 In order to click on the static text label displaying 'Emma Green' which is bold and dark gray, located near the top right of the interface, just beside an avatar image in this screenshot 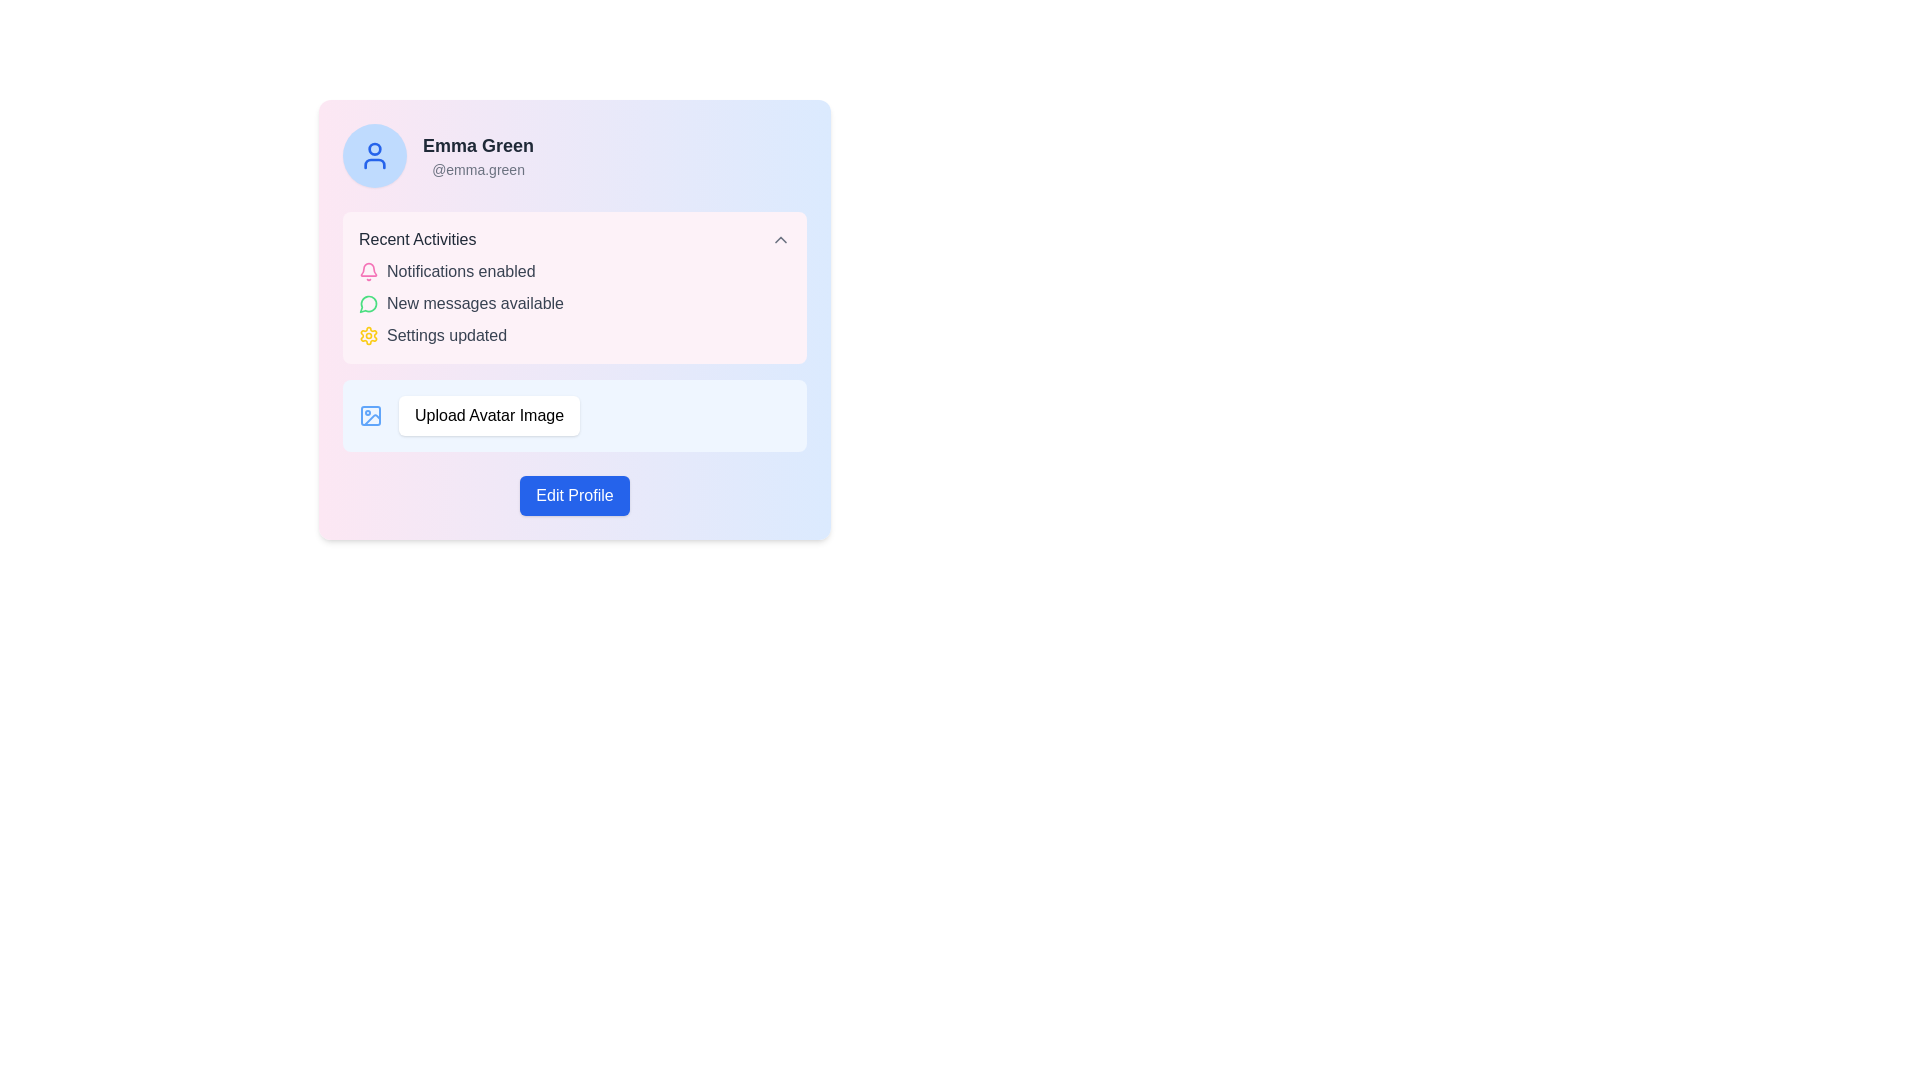, I will do `click(477, 145)`.